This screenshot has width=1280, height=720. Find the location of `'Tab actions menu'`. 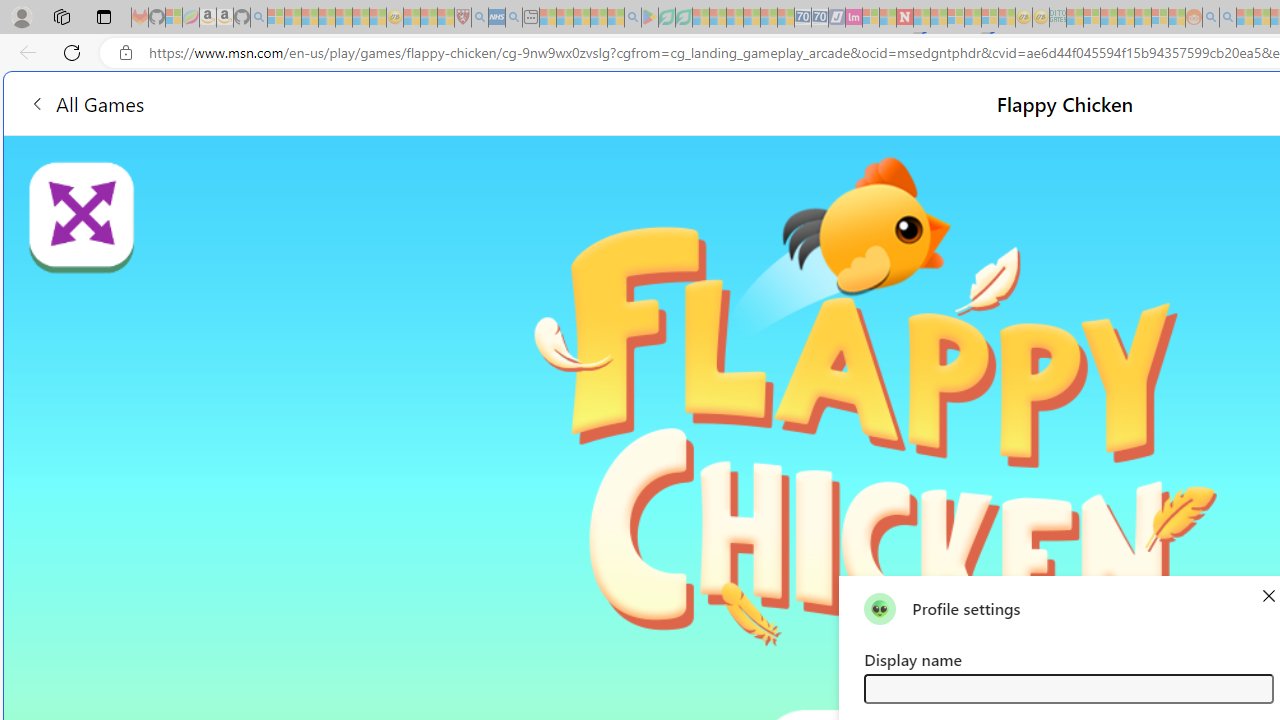

'Tab actions menu' is located at coordinates (103, 16).